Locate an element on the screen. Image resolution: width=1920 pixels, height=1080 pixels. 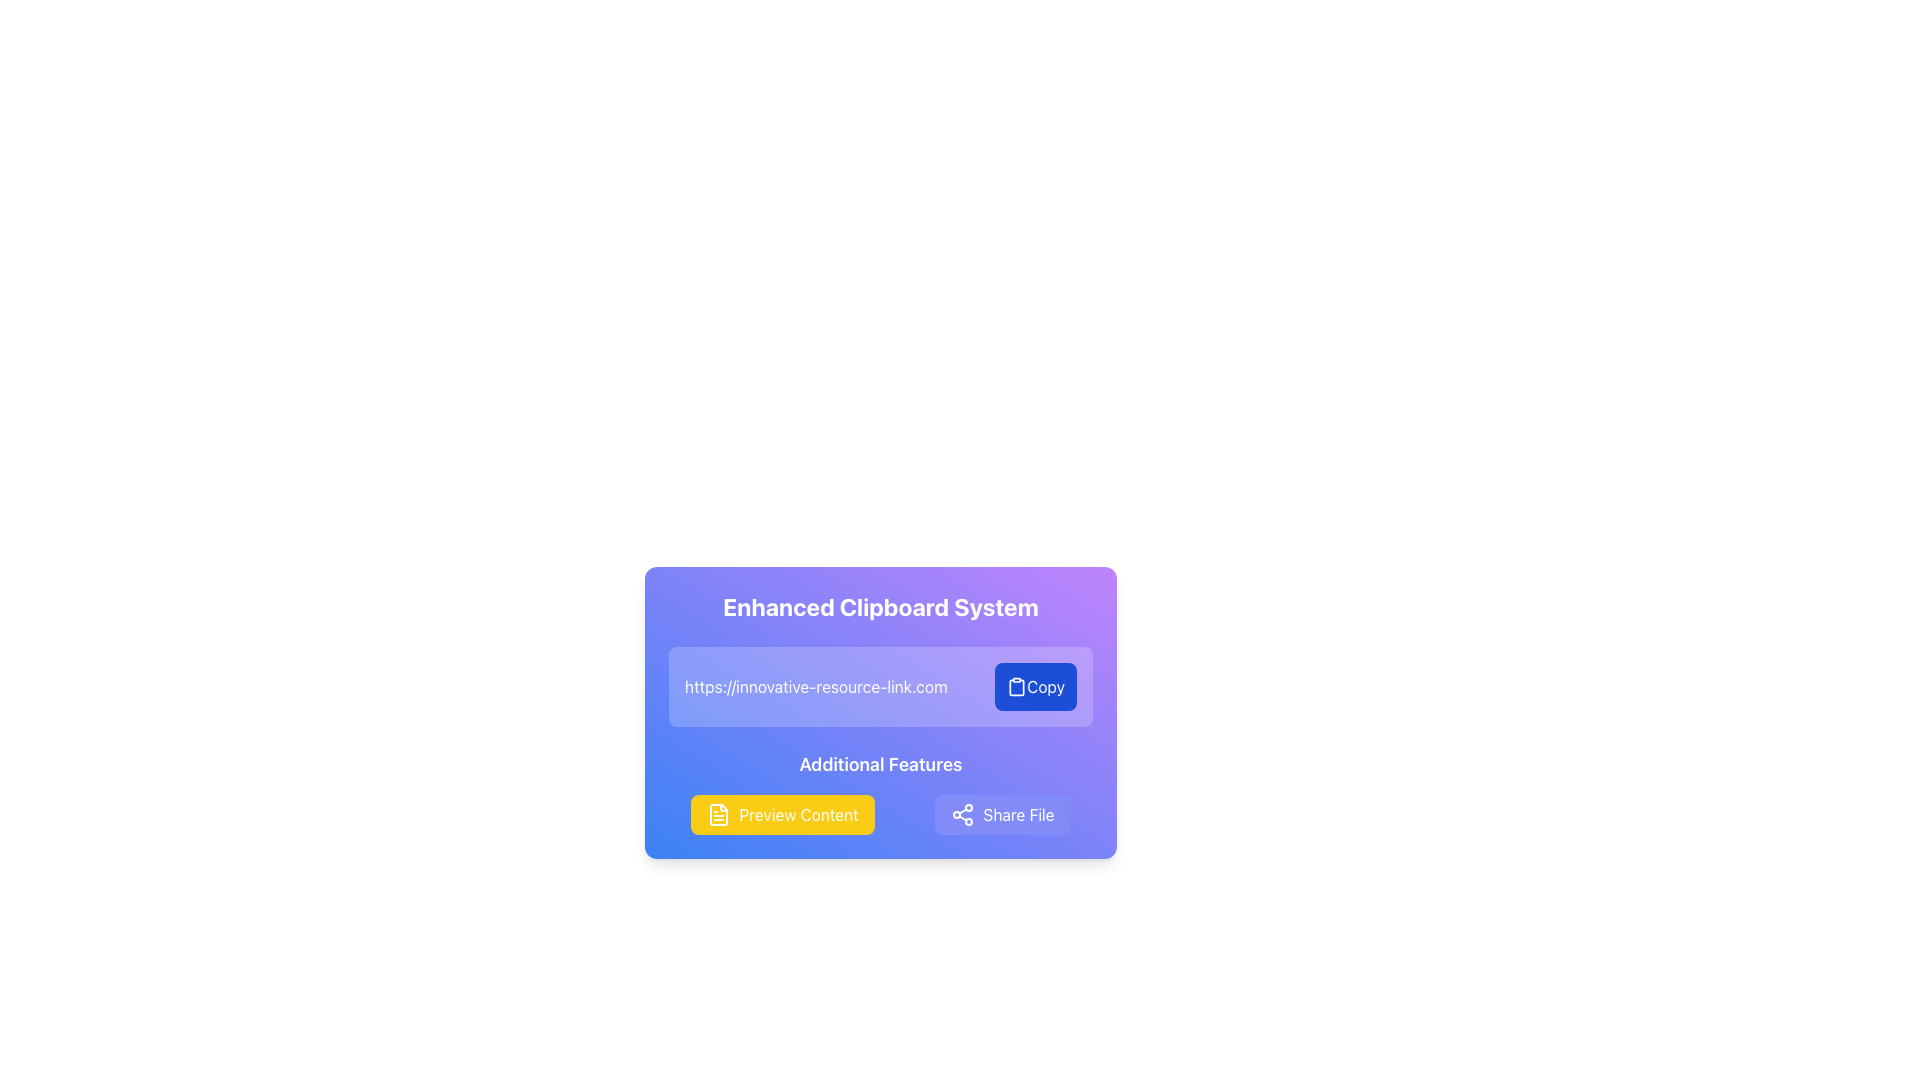
the main body of the clipboard icon located in the top-right region of the modal window, which visually represents the clipboard's copy functionality is located at coordinates (1017, 686).